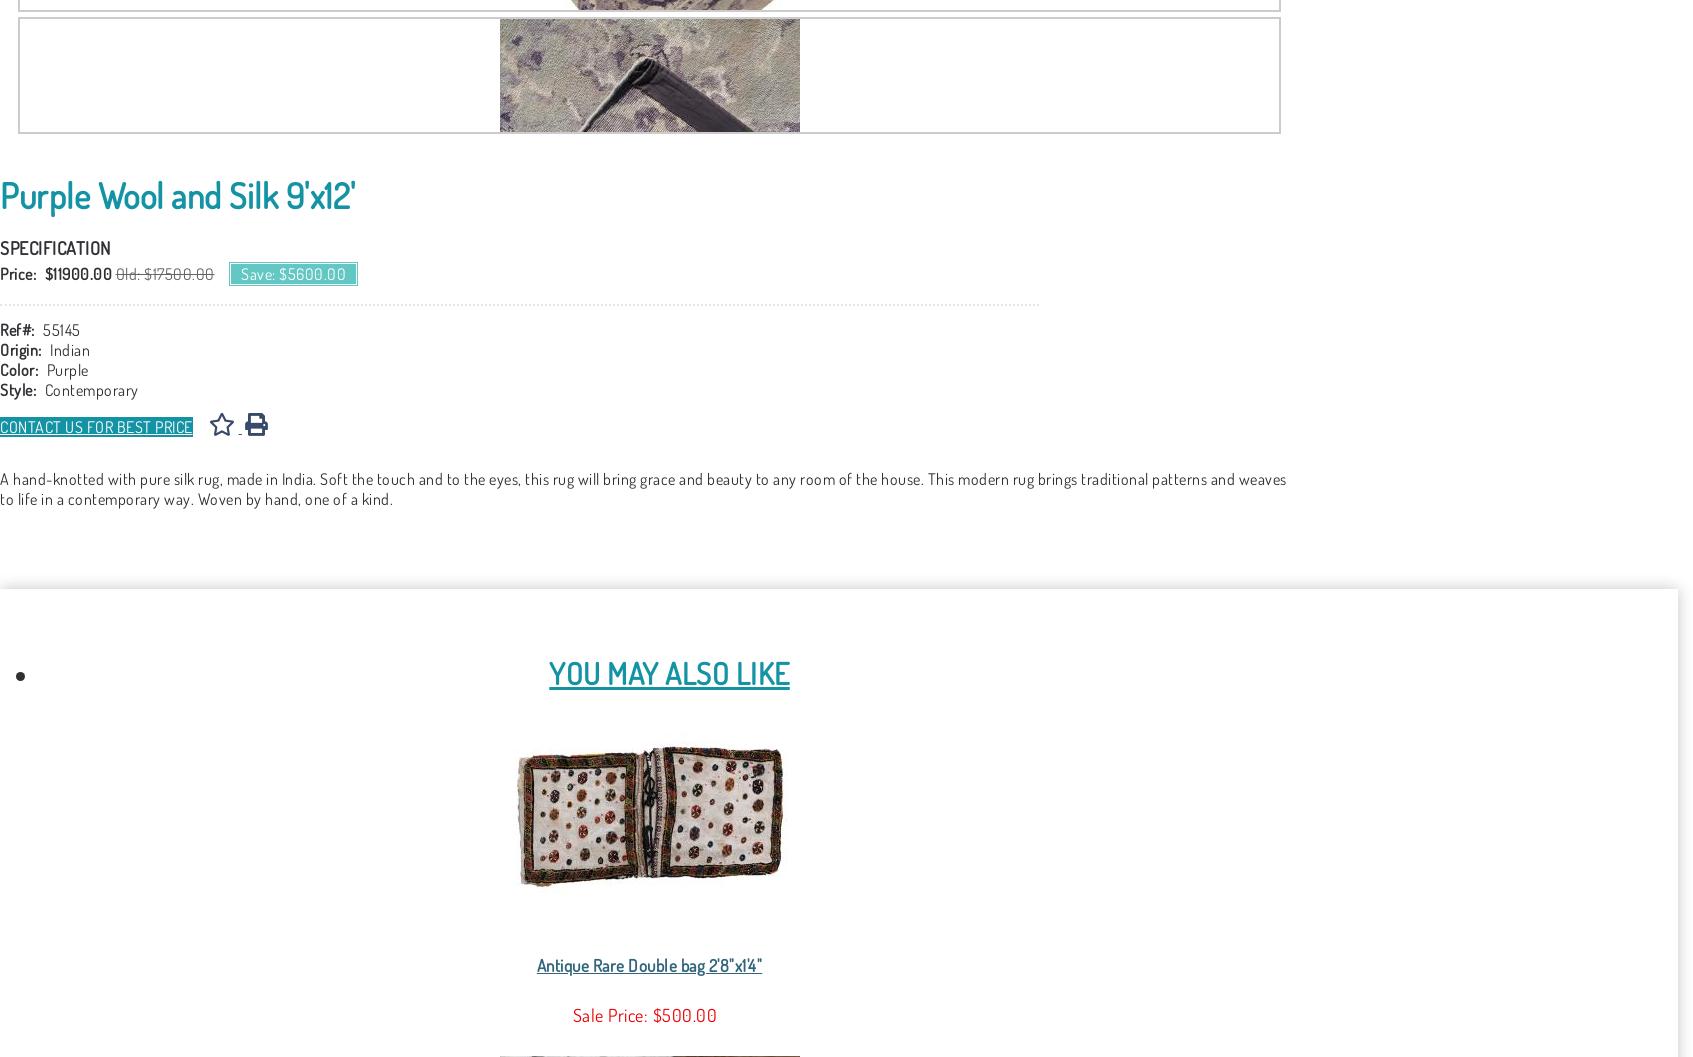  What do you see at coordinates (54, 246) in the screenshot?
I see `'Specification'` at bounding box center [54, 246].